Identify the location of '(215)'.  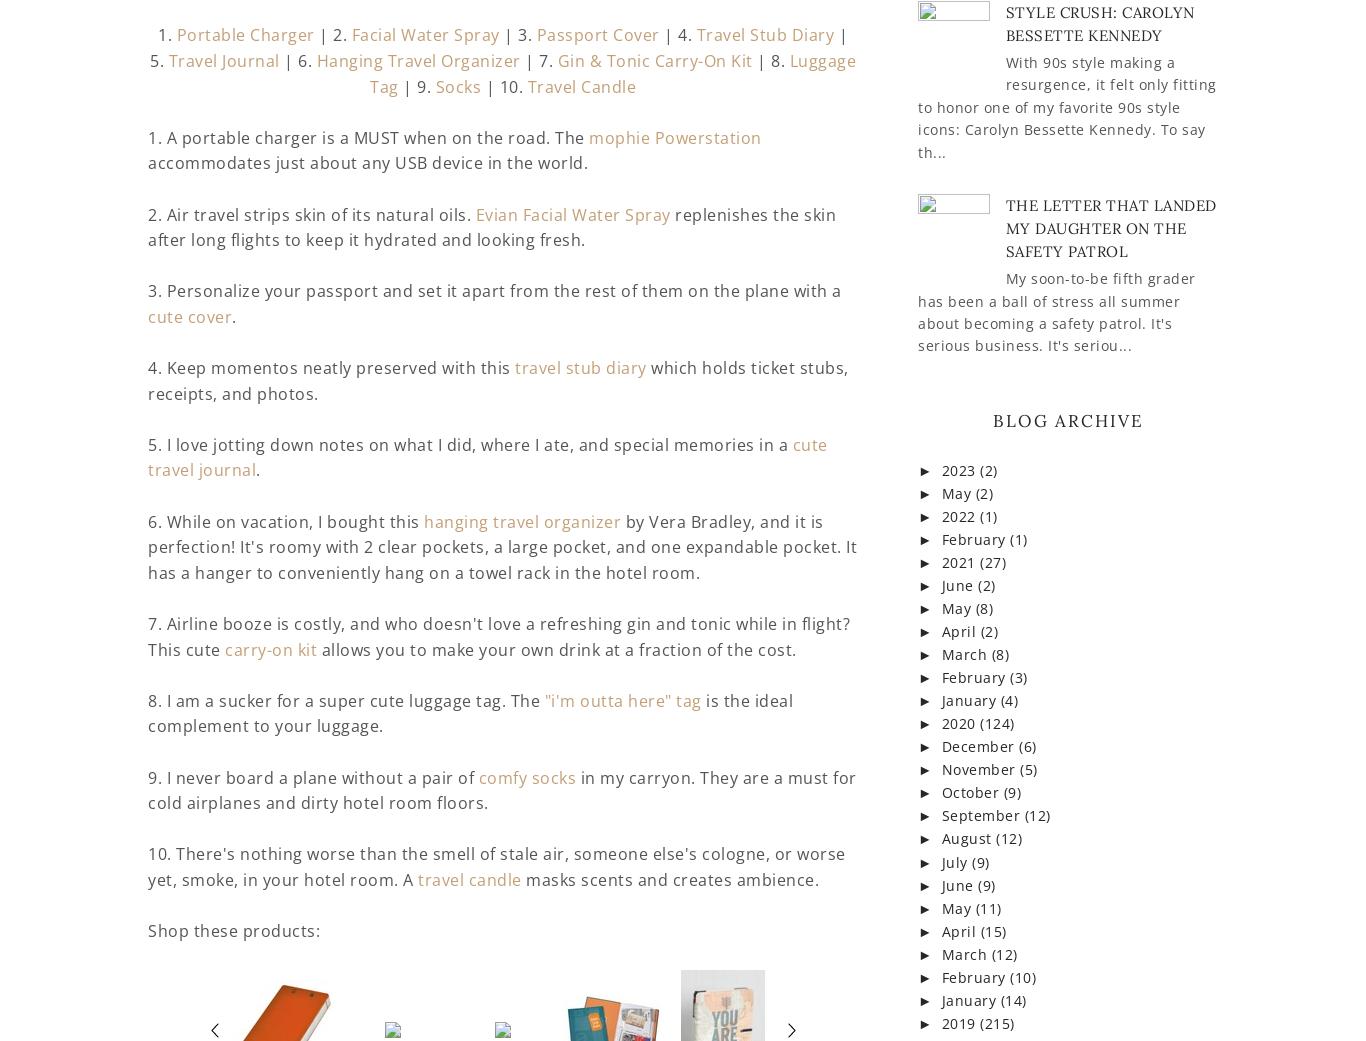
(997, 1022).